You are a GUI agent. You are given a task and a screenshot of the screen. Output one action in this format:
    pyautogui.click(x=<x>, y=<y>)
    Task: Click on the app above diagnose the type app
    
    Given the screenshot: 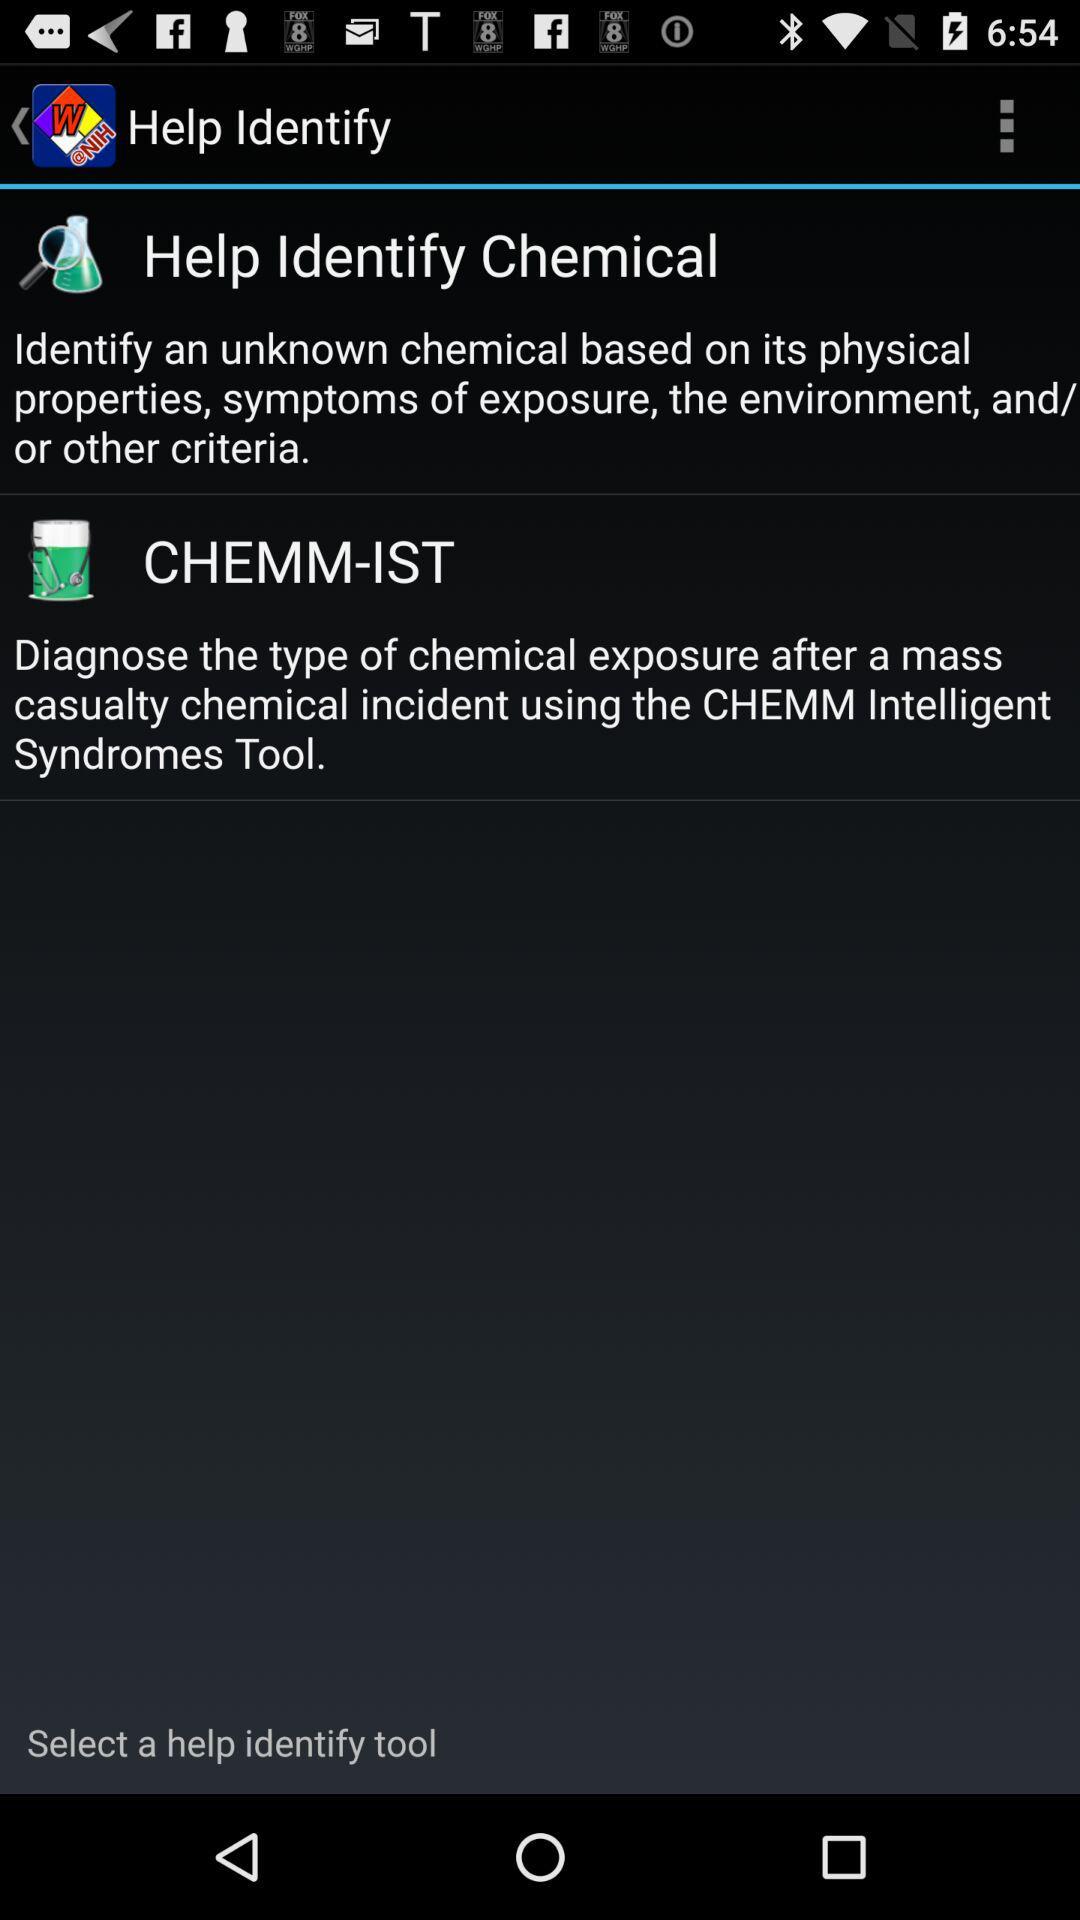 What is the action you would take?
    pyautogui.click(x=587, y=559)
    